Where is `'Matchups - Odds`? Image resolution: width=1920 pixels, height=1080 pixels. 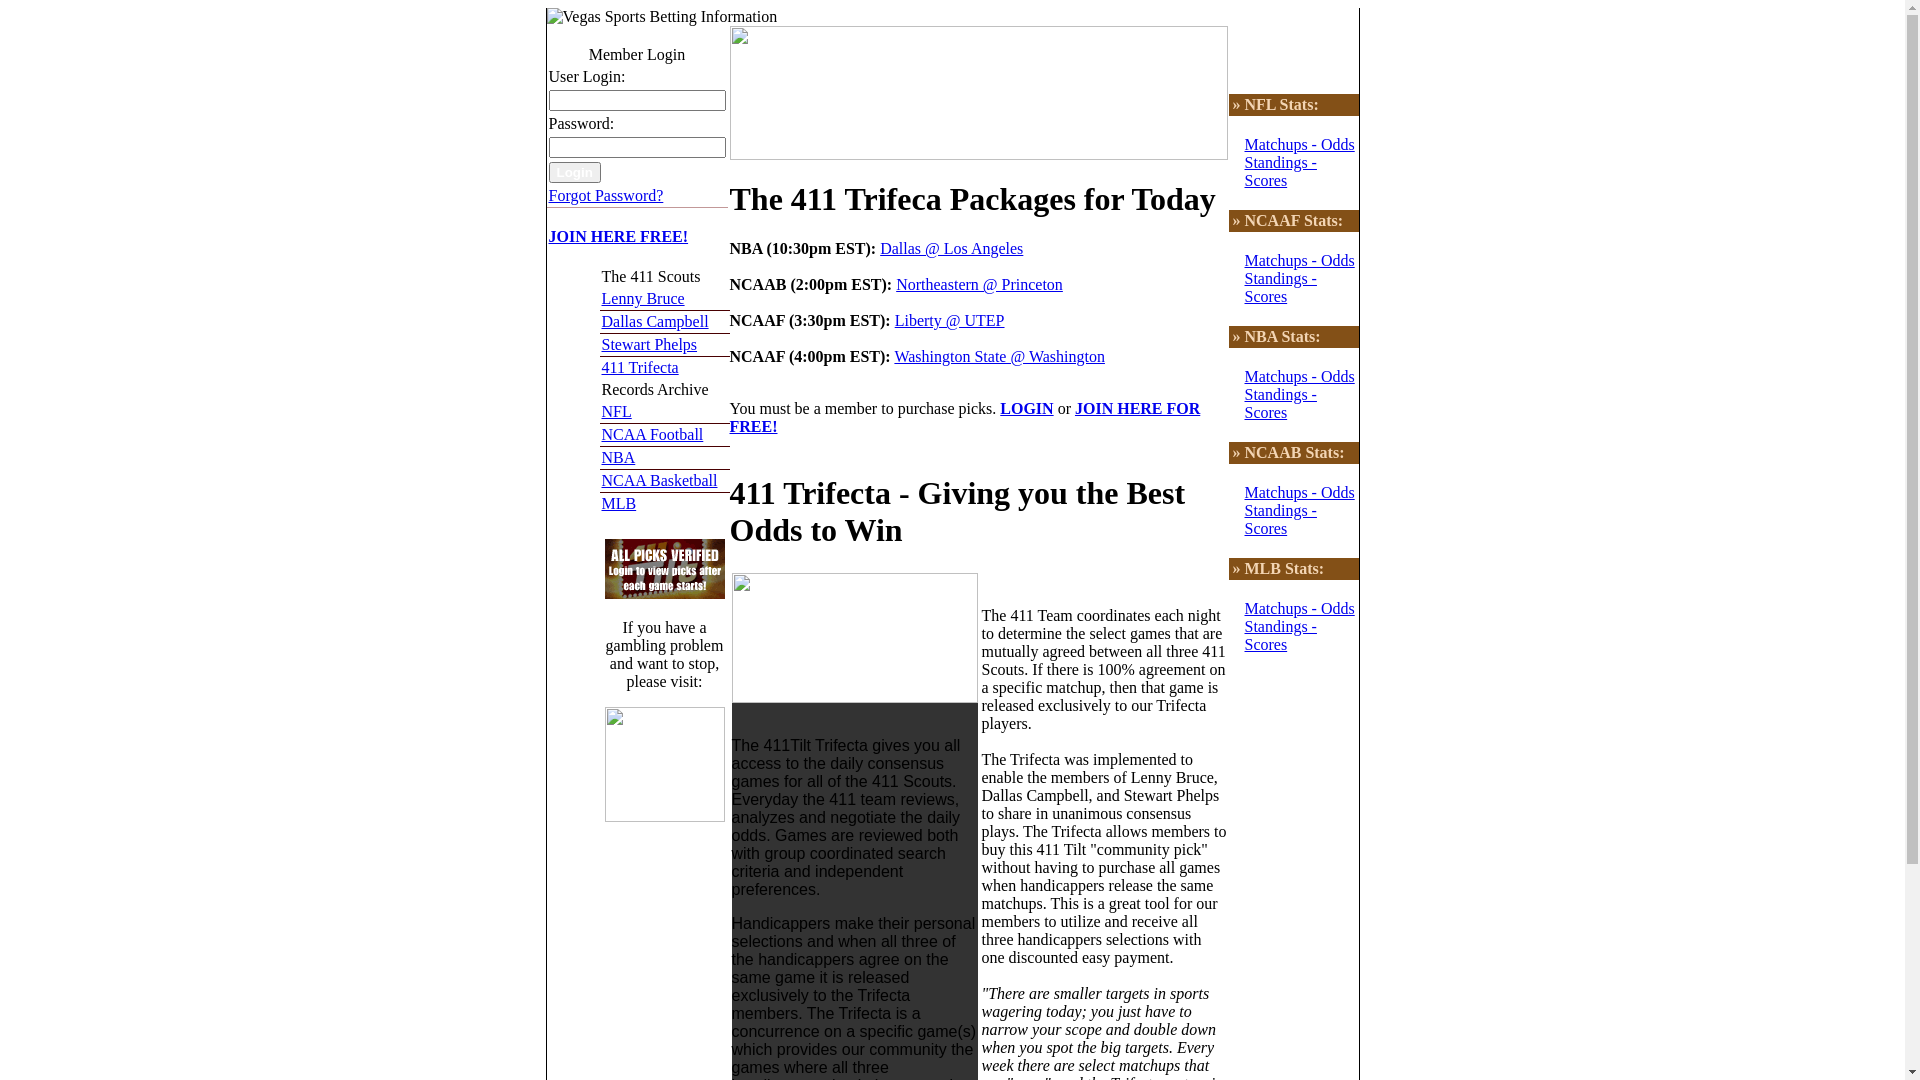 'Matchups - Odds is located at coordinates (1299, 509).